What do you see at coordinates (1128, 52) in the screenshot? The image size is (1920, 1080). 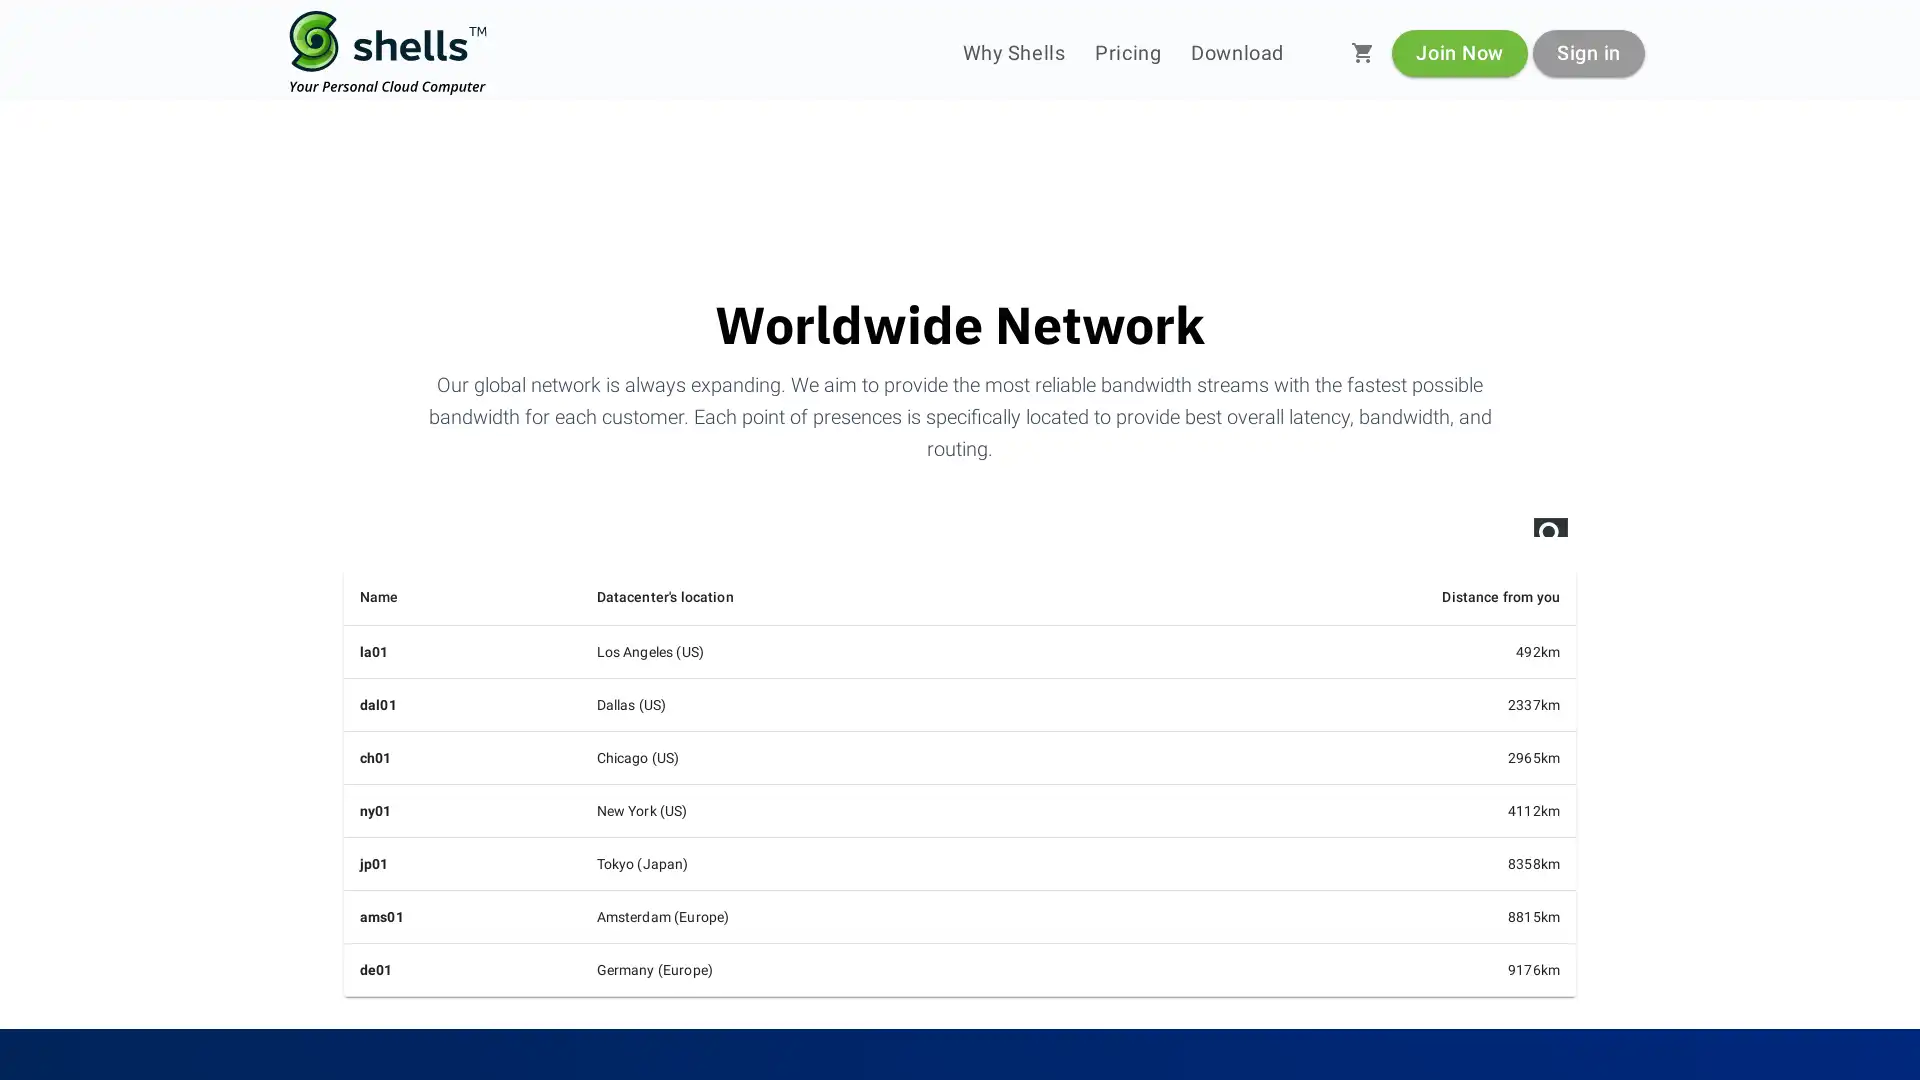 I see `Pricing` at bounding box center [1128, 52].